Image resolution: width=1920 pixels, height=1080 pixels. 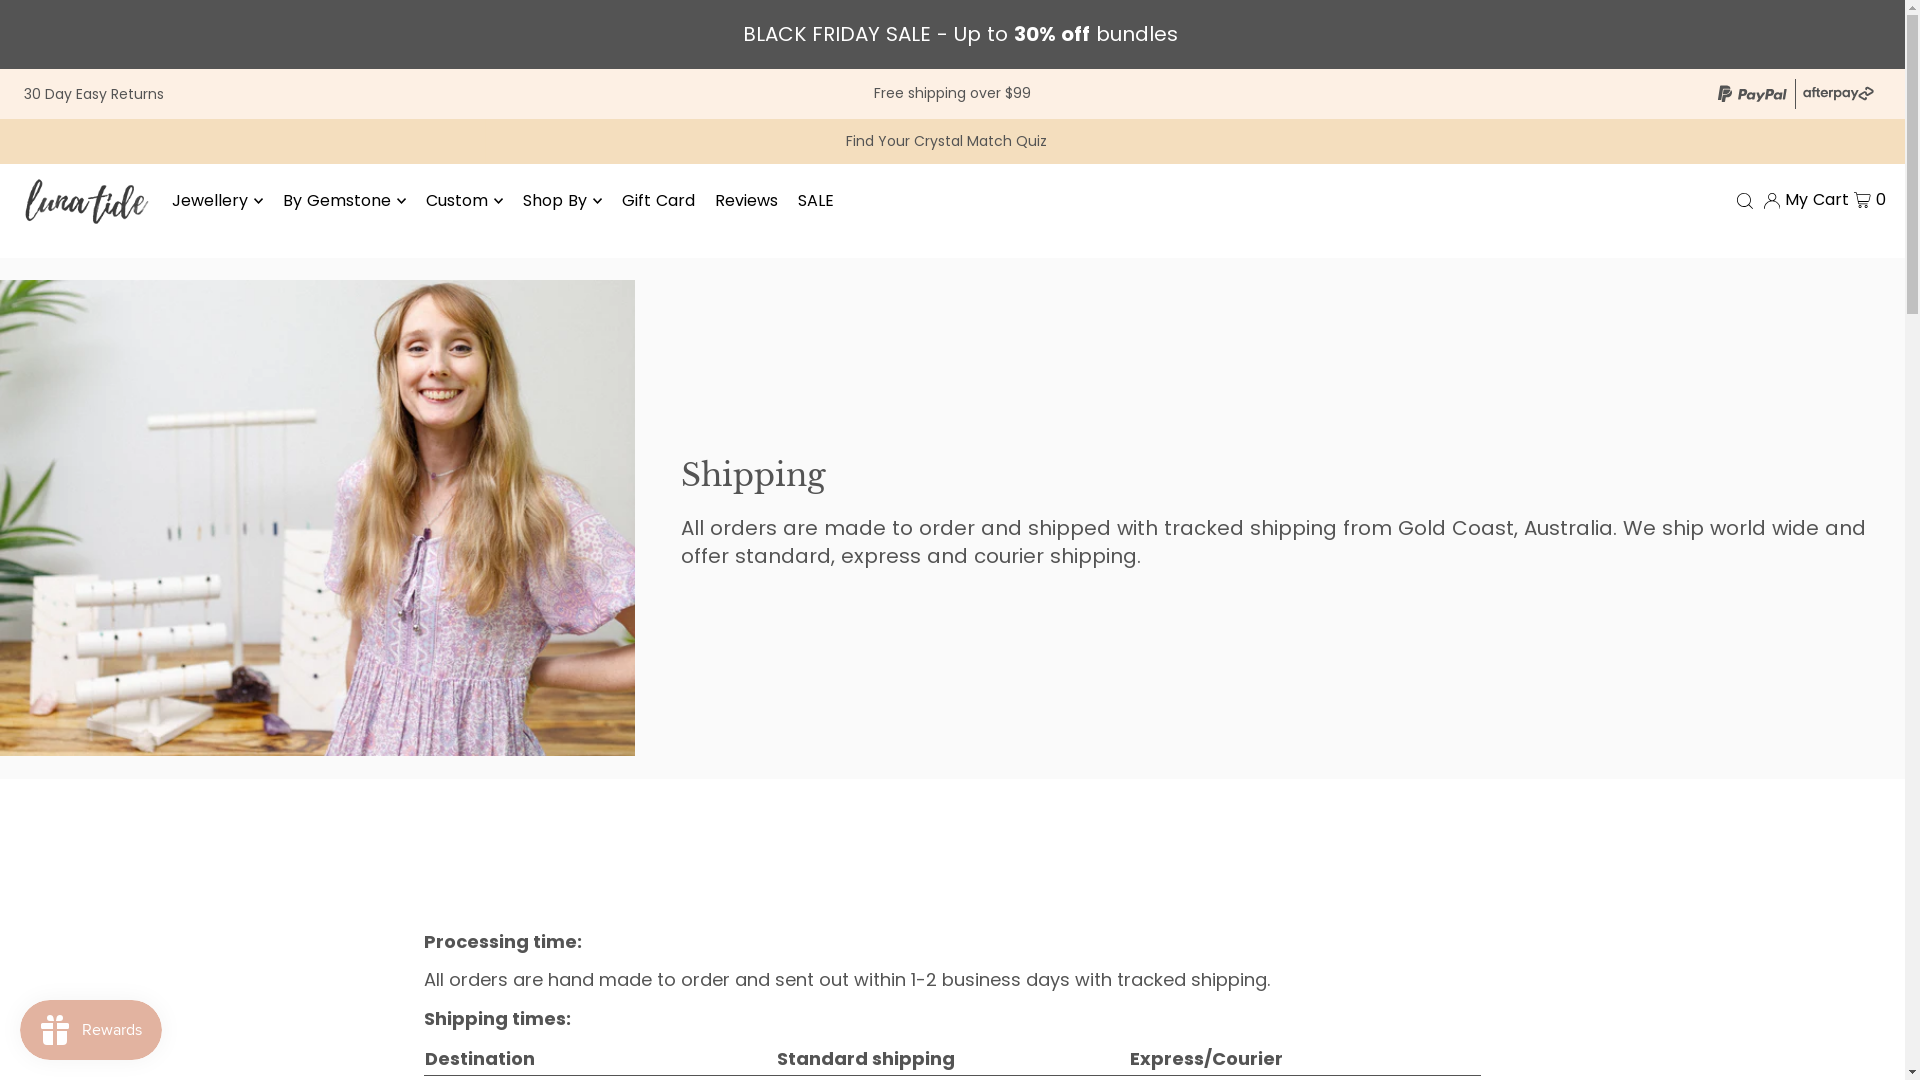 What do you see at coordinates (344, 200) in the screenshot?
I see `'By Gemstone'` at bounding box center [344, 200].